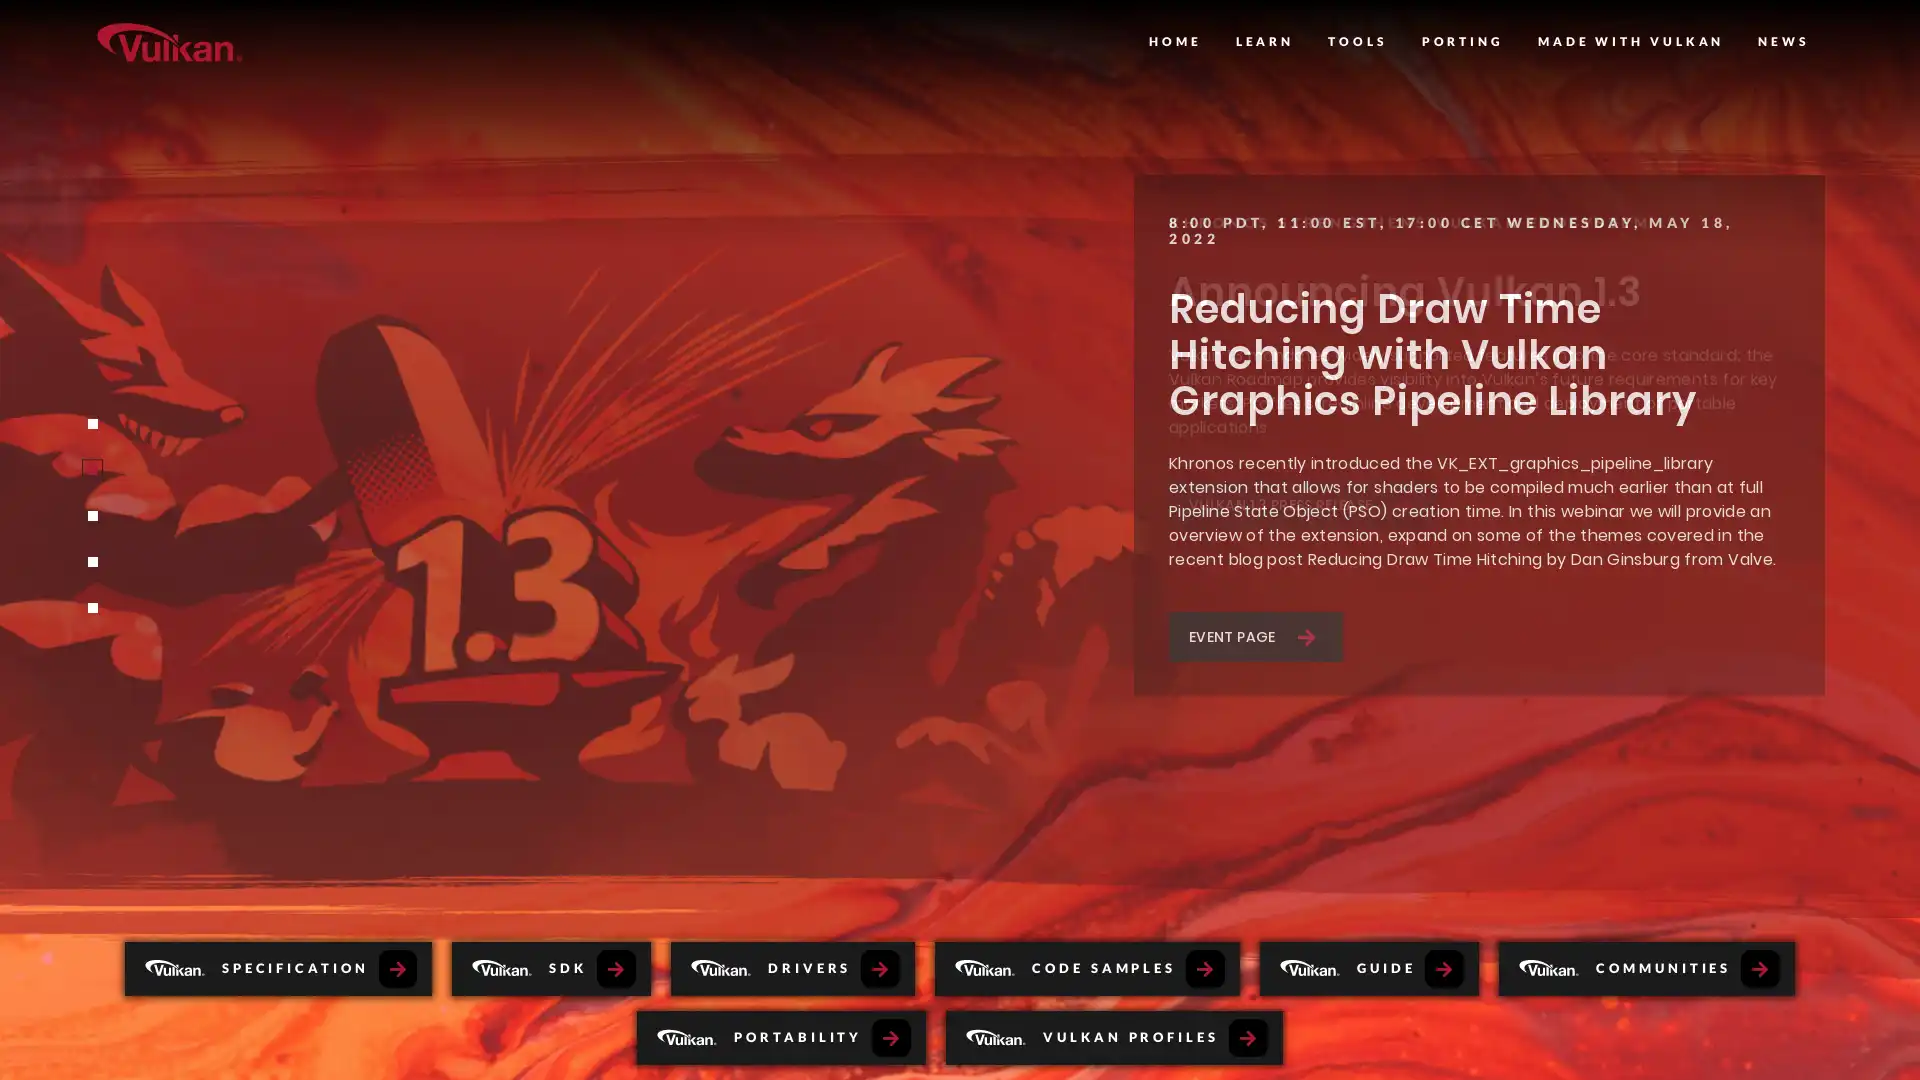 Image resolution: width=1920 pixels, height=1080 pixels. What do you see at coordinates (90, 515) in the screenshot?
I see `3` at bounding box center [90, 515].